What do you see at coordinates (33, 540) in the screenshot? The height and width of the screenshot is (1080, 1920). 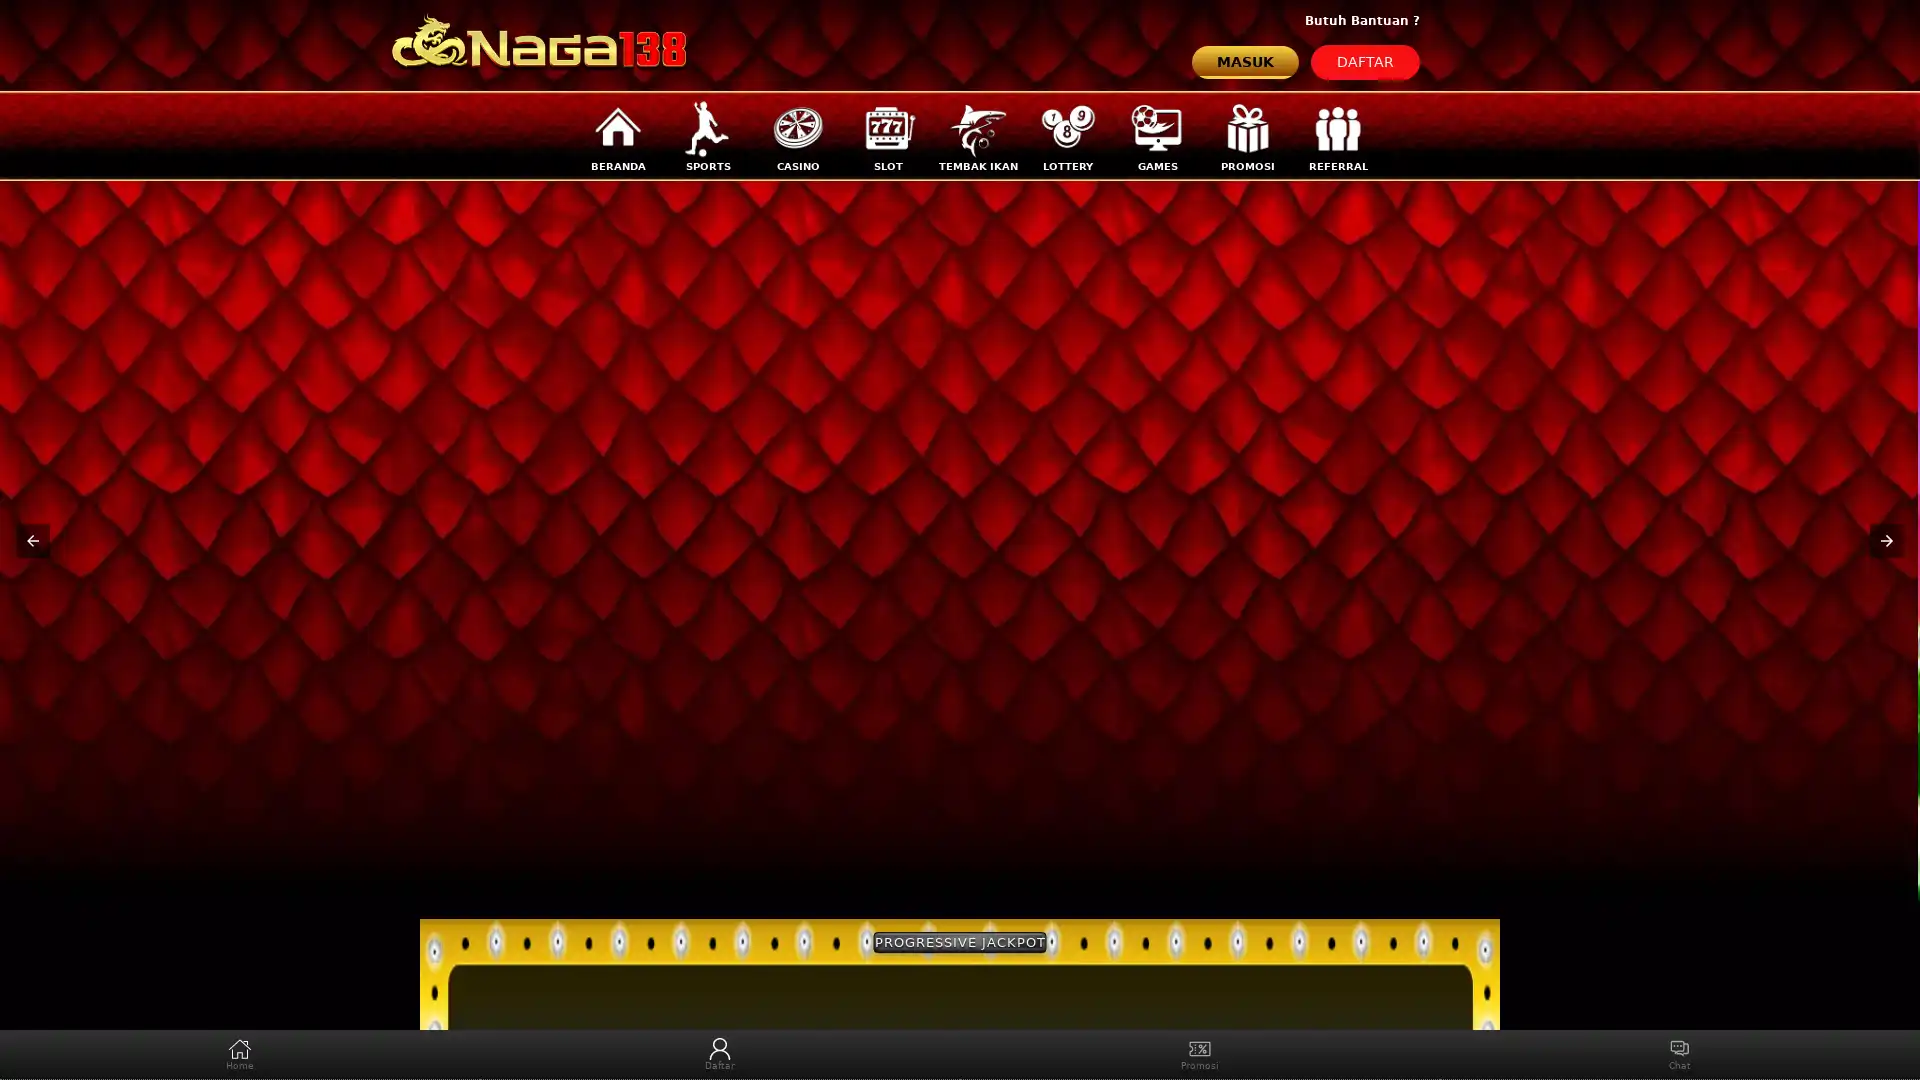 I see `Previous item in carousel (4 of 4)` at bounding box center [33, 540].